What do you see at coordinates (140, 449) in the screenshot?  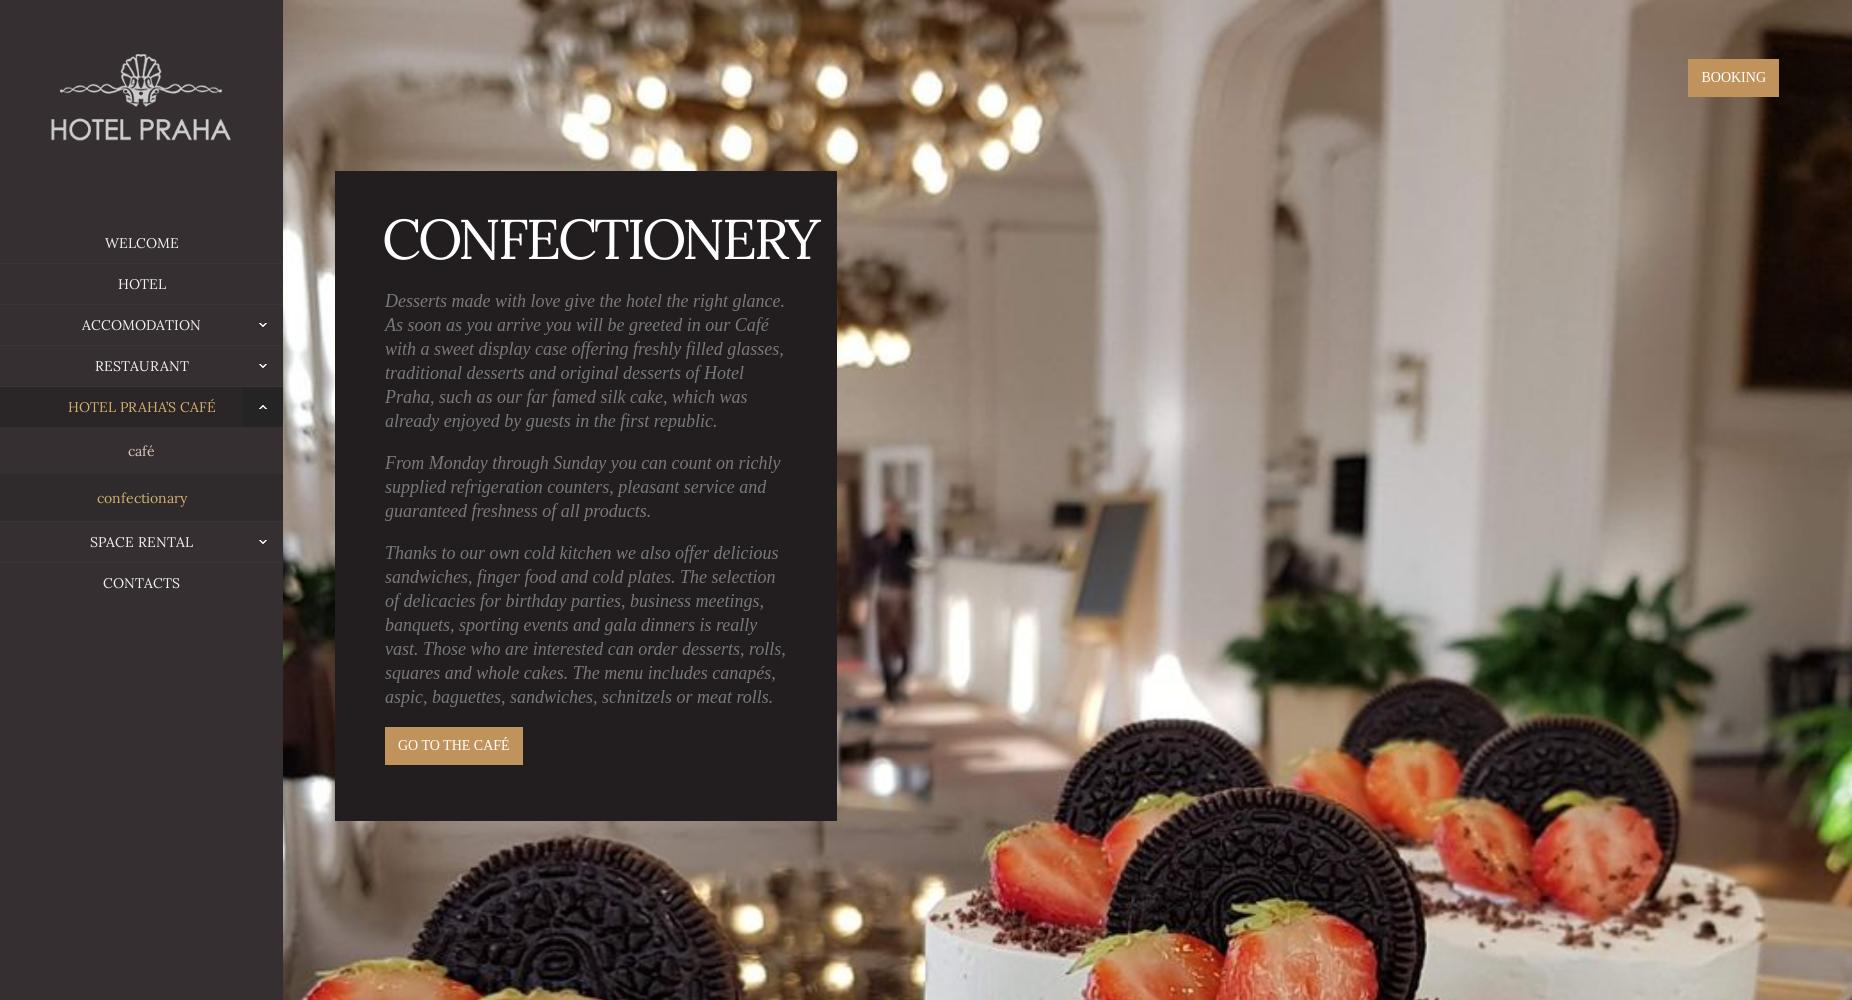 I see `'Café'` at bounding box center [140, 449].